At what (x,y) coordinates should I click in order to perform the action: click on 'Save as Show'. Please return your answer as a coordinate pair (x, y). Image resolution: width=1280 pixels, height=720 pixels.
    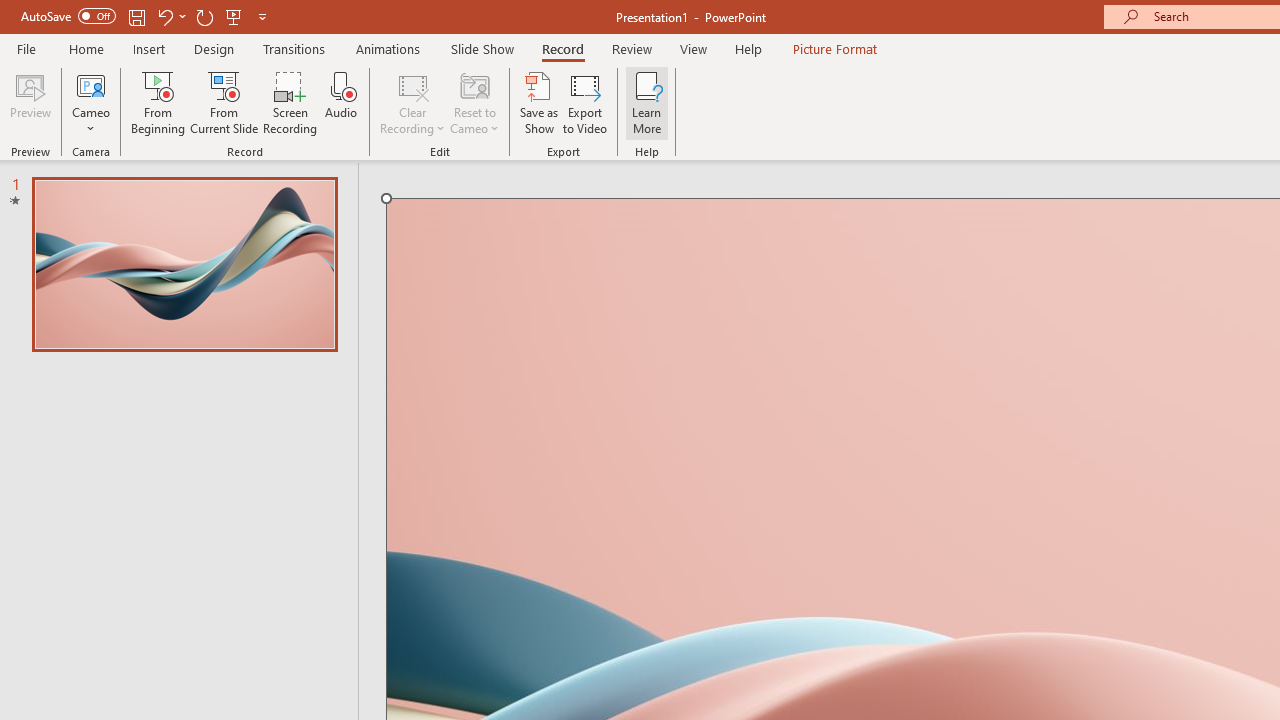
    Looking at the image, I should click on (539, 103).